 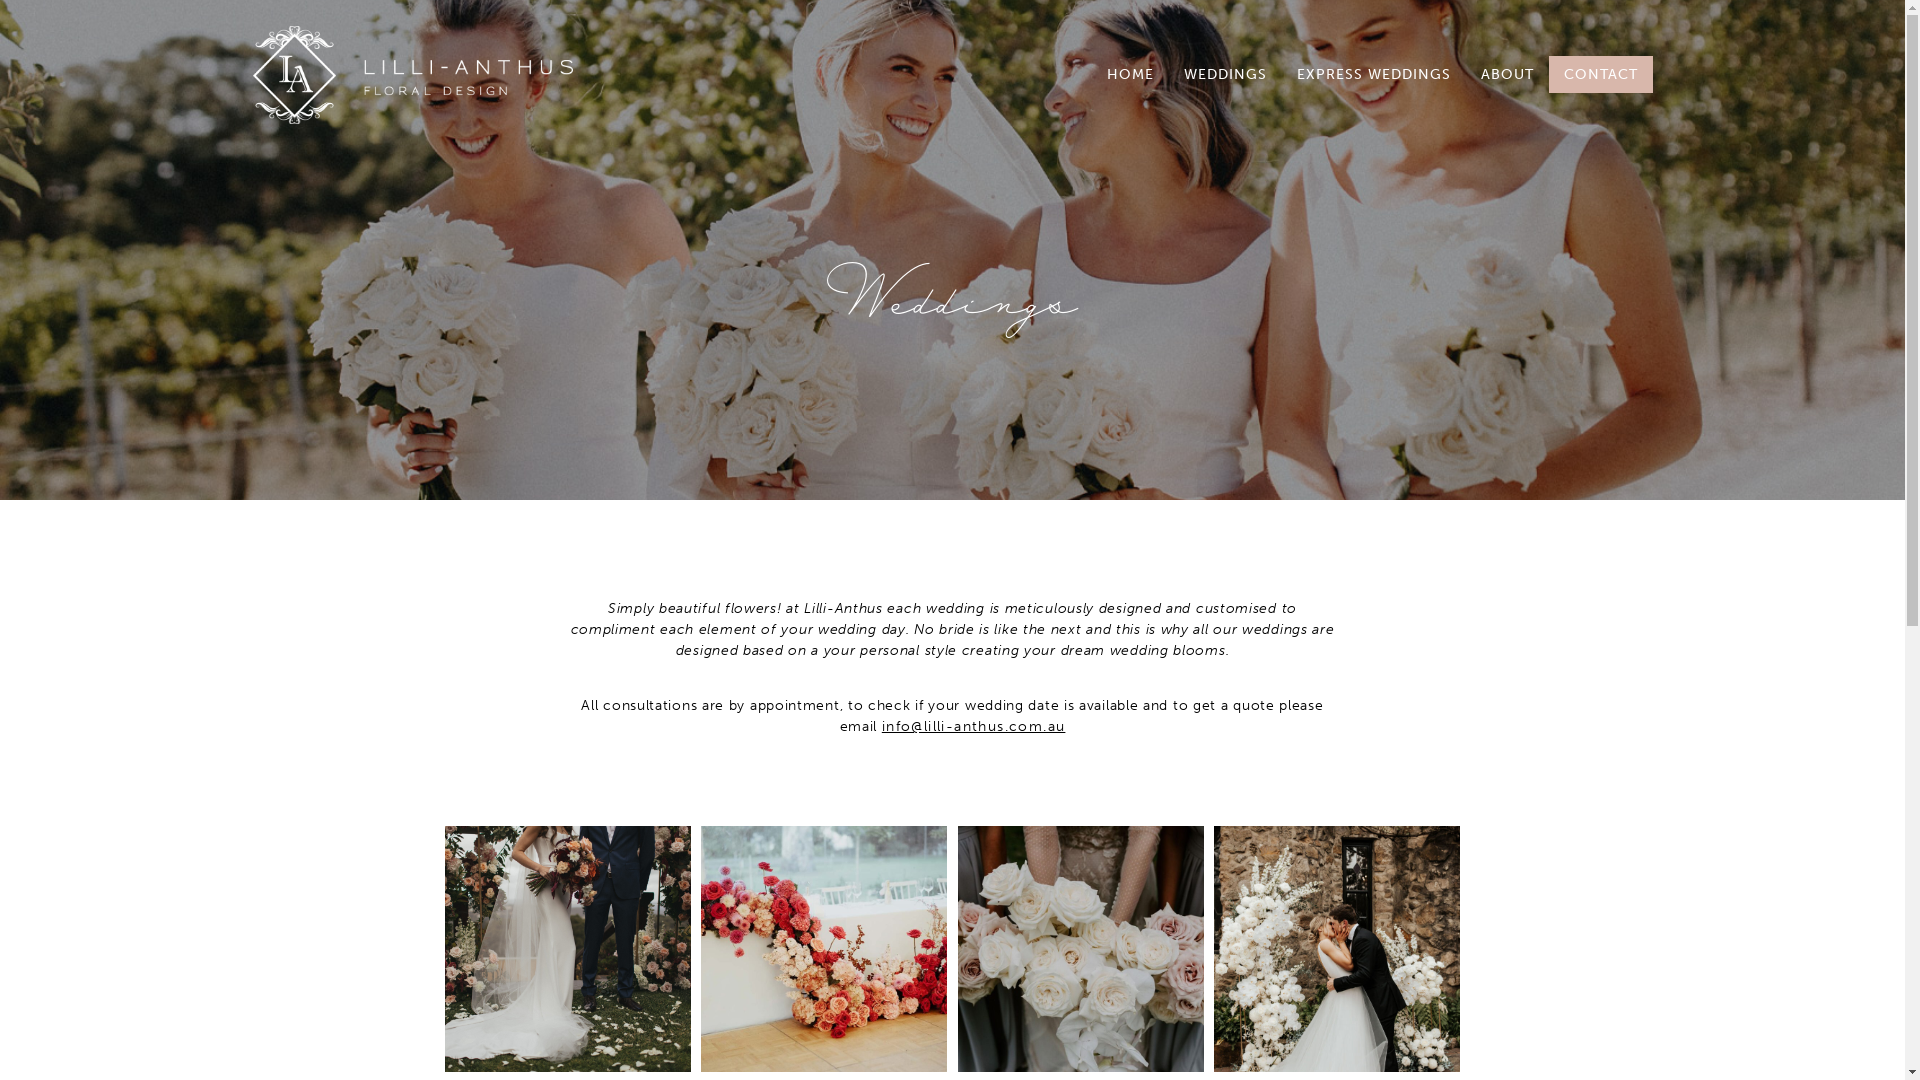 What do you see at coordinates (1507, 73) in the screenshot?
I see `'ABOUT'` at bounding box center [1507, 73].